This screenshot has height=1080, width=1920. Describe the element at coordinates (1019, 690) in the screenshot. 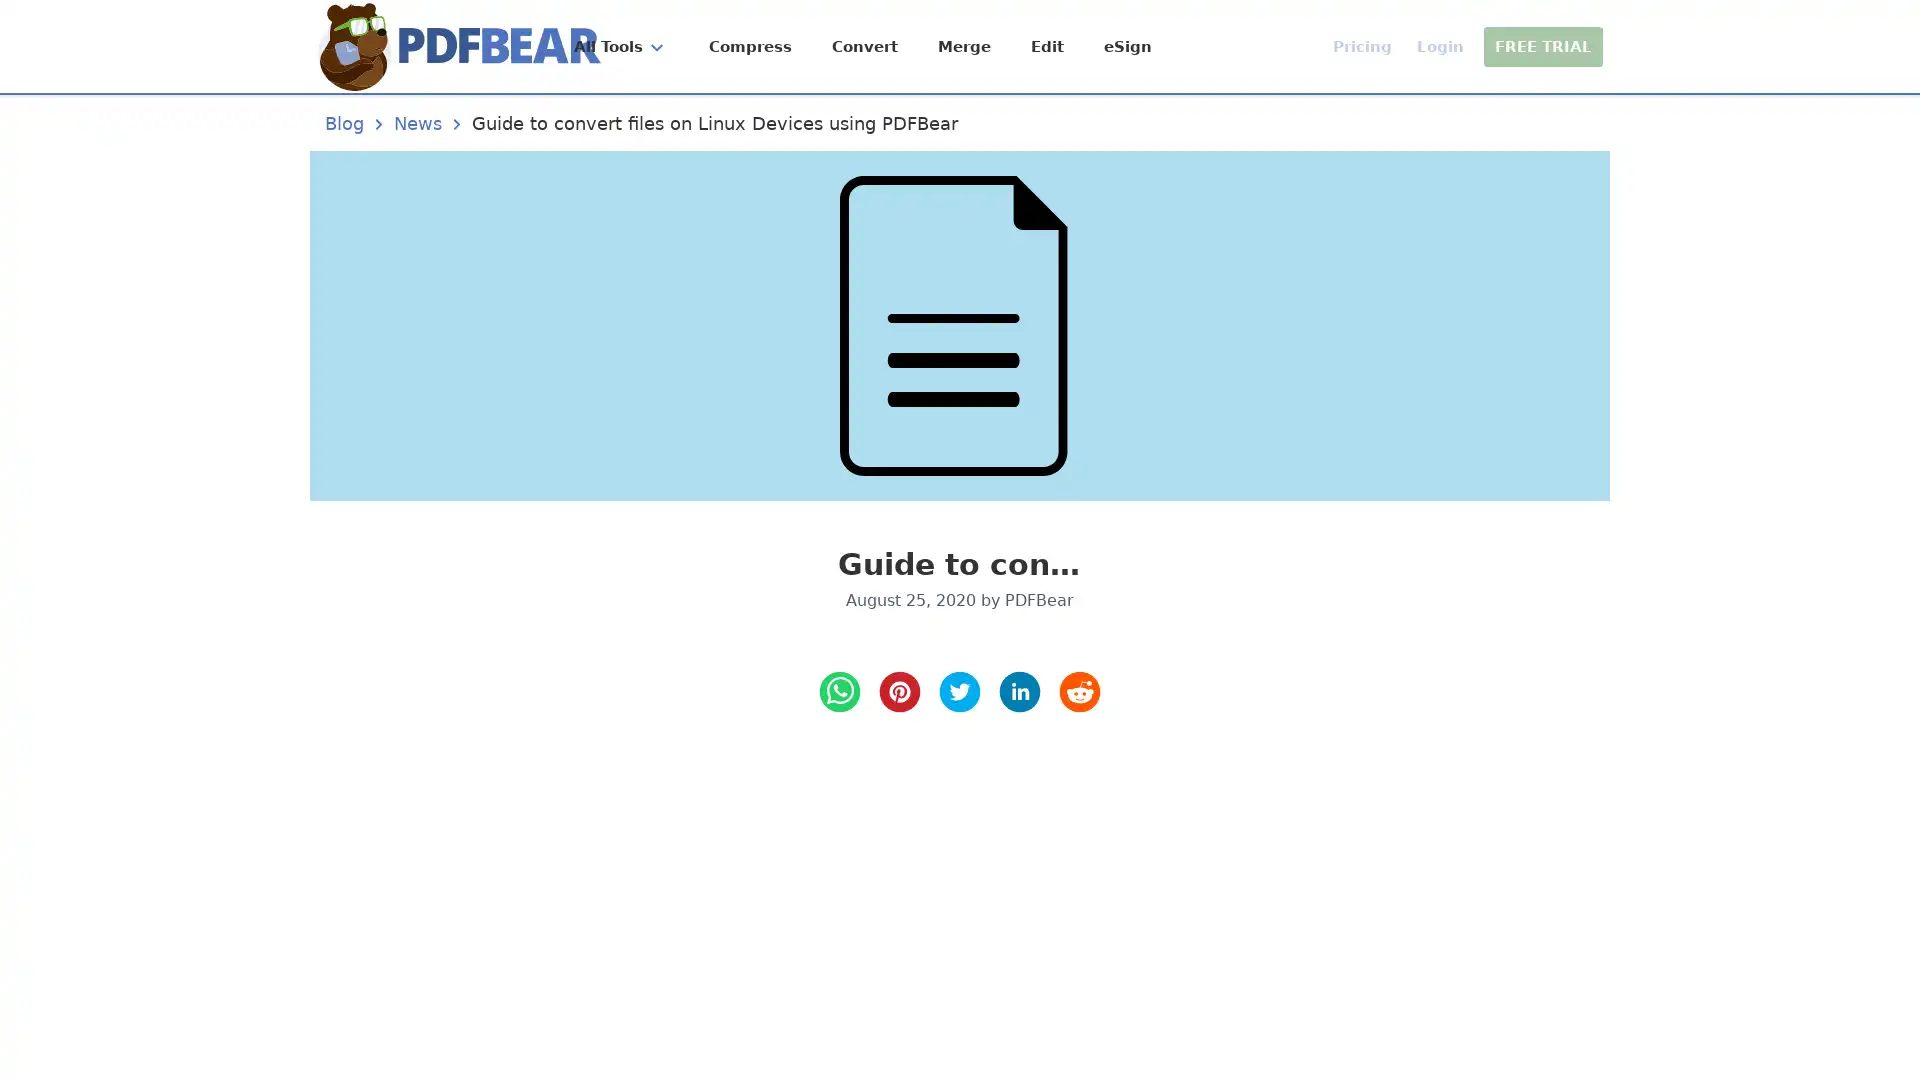

I see `linkedin` at that location.